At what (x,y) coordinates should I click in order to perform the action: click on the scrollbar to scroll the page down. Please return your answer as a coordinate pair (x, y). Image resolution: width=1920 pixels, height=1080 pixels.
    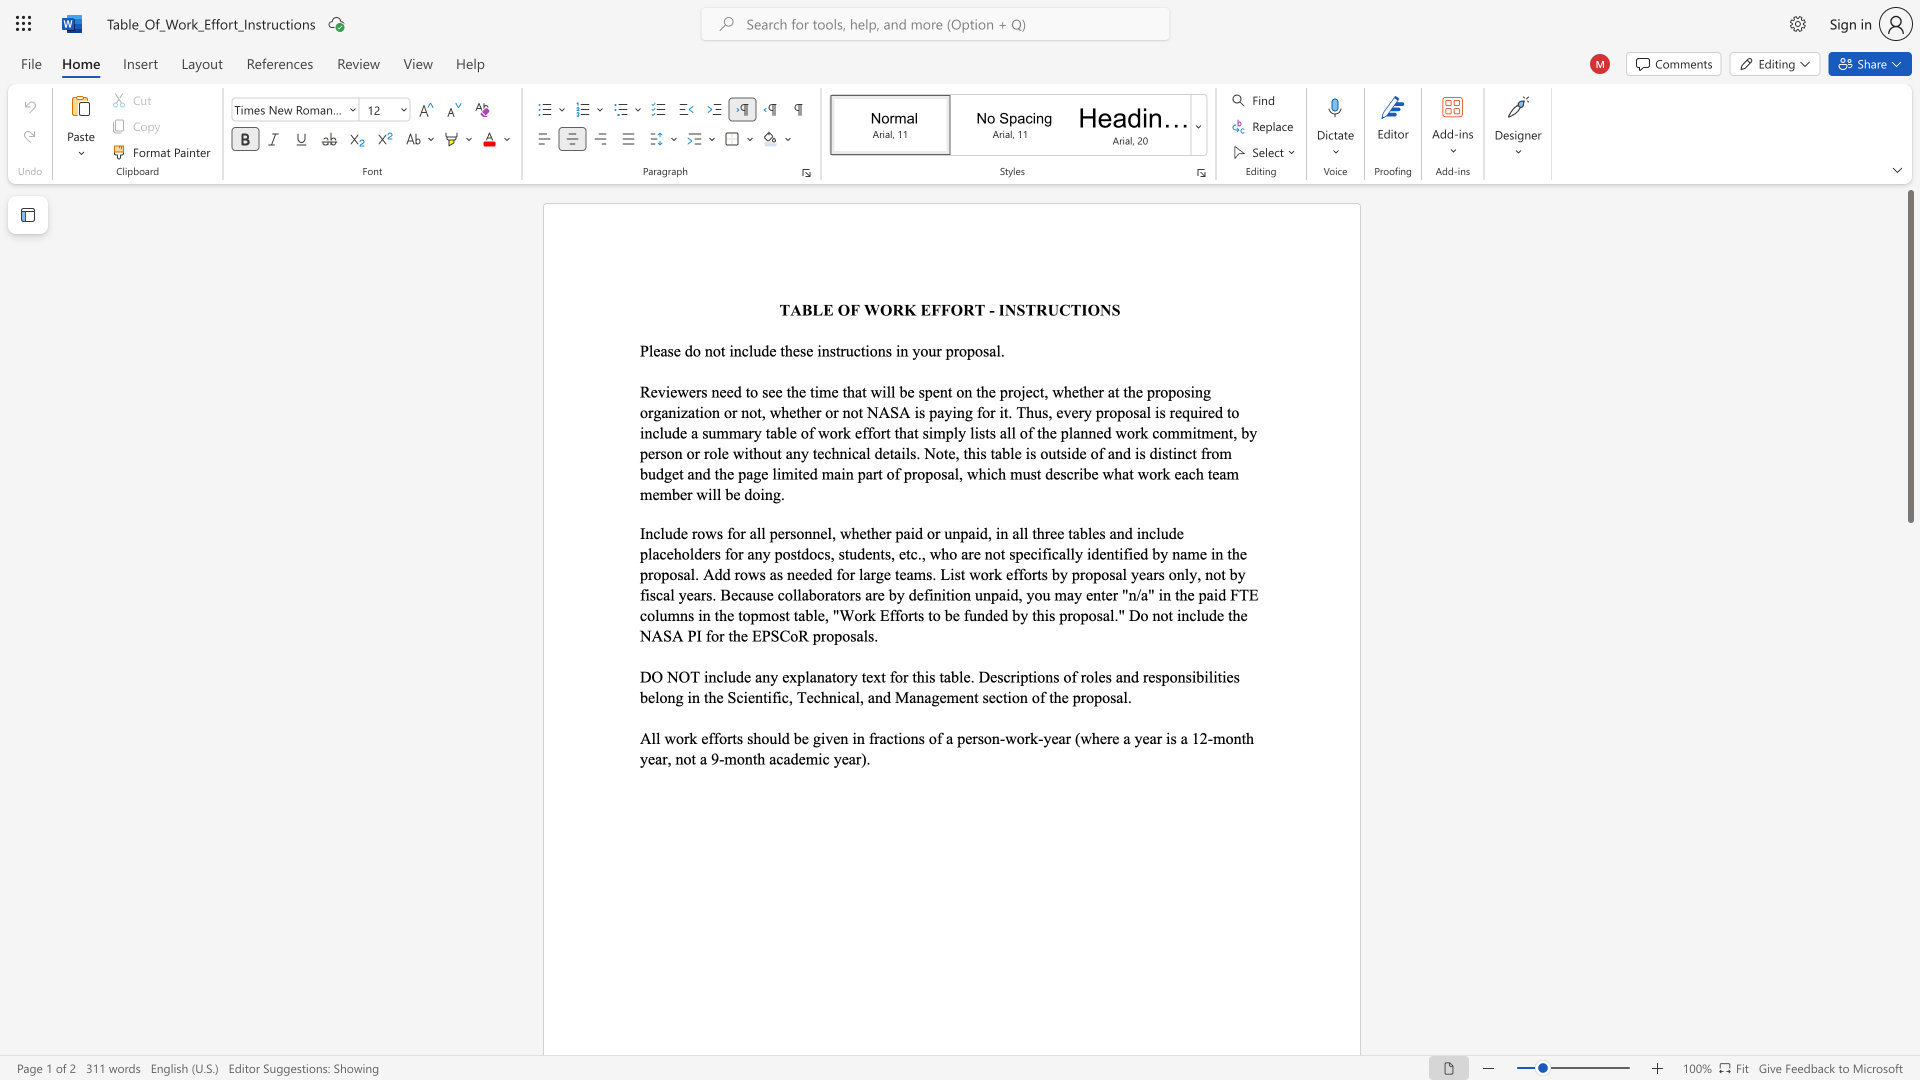
    Looking at the image, I should click on (1909, 798).